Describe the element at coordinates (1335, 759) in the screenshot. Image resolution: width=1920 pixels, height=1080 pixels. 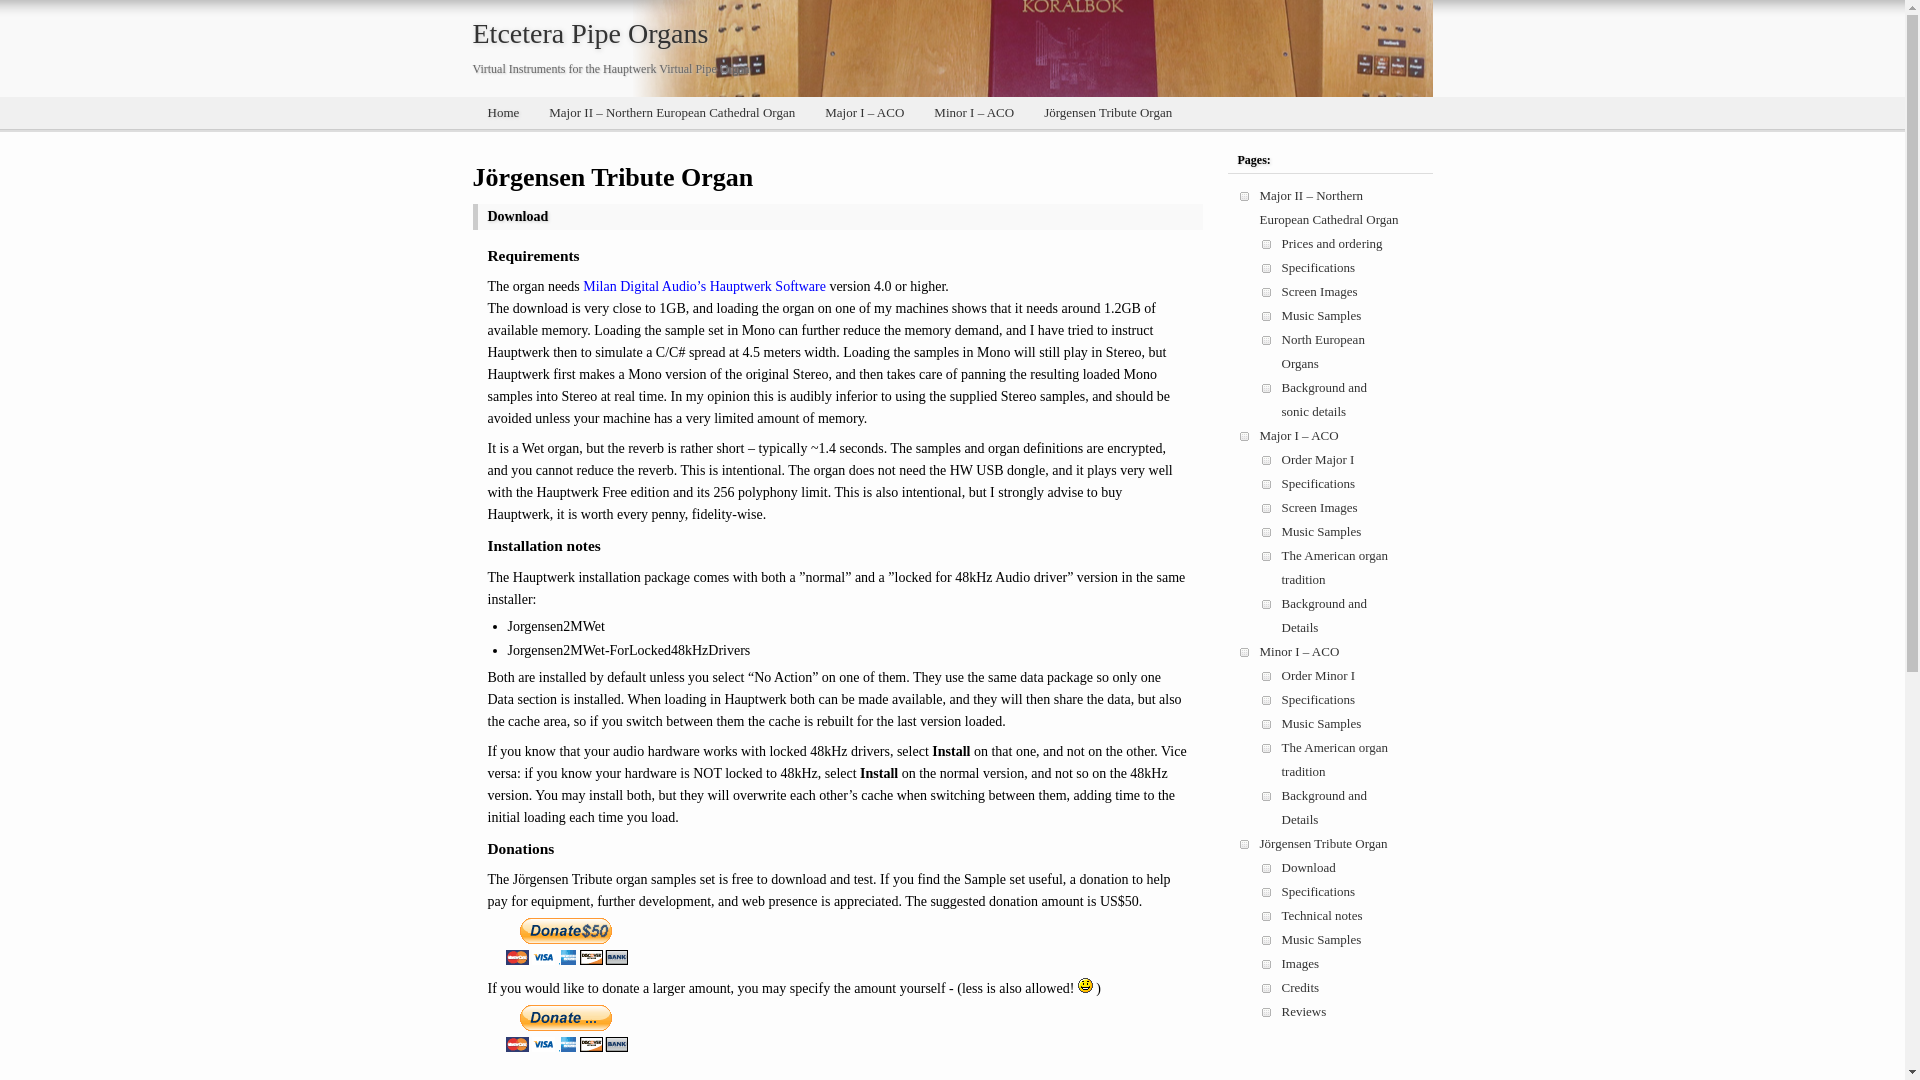
I see `'The American organ tradition'` at that location.